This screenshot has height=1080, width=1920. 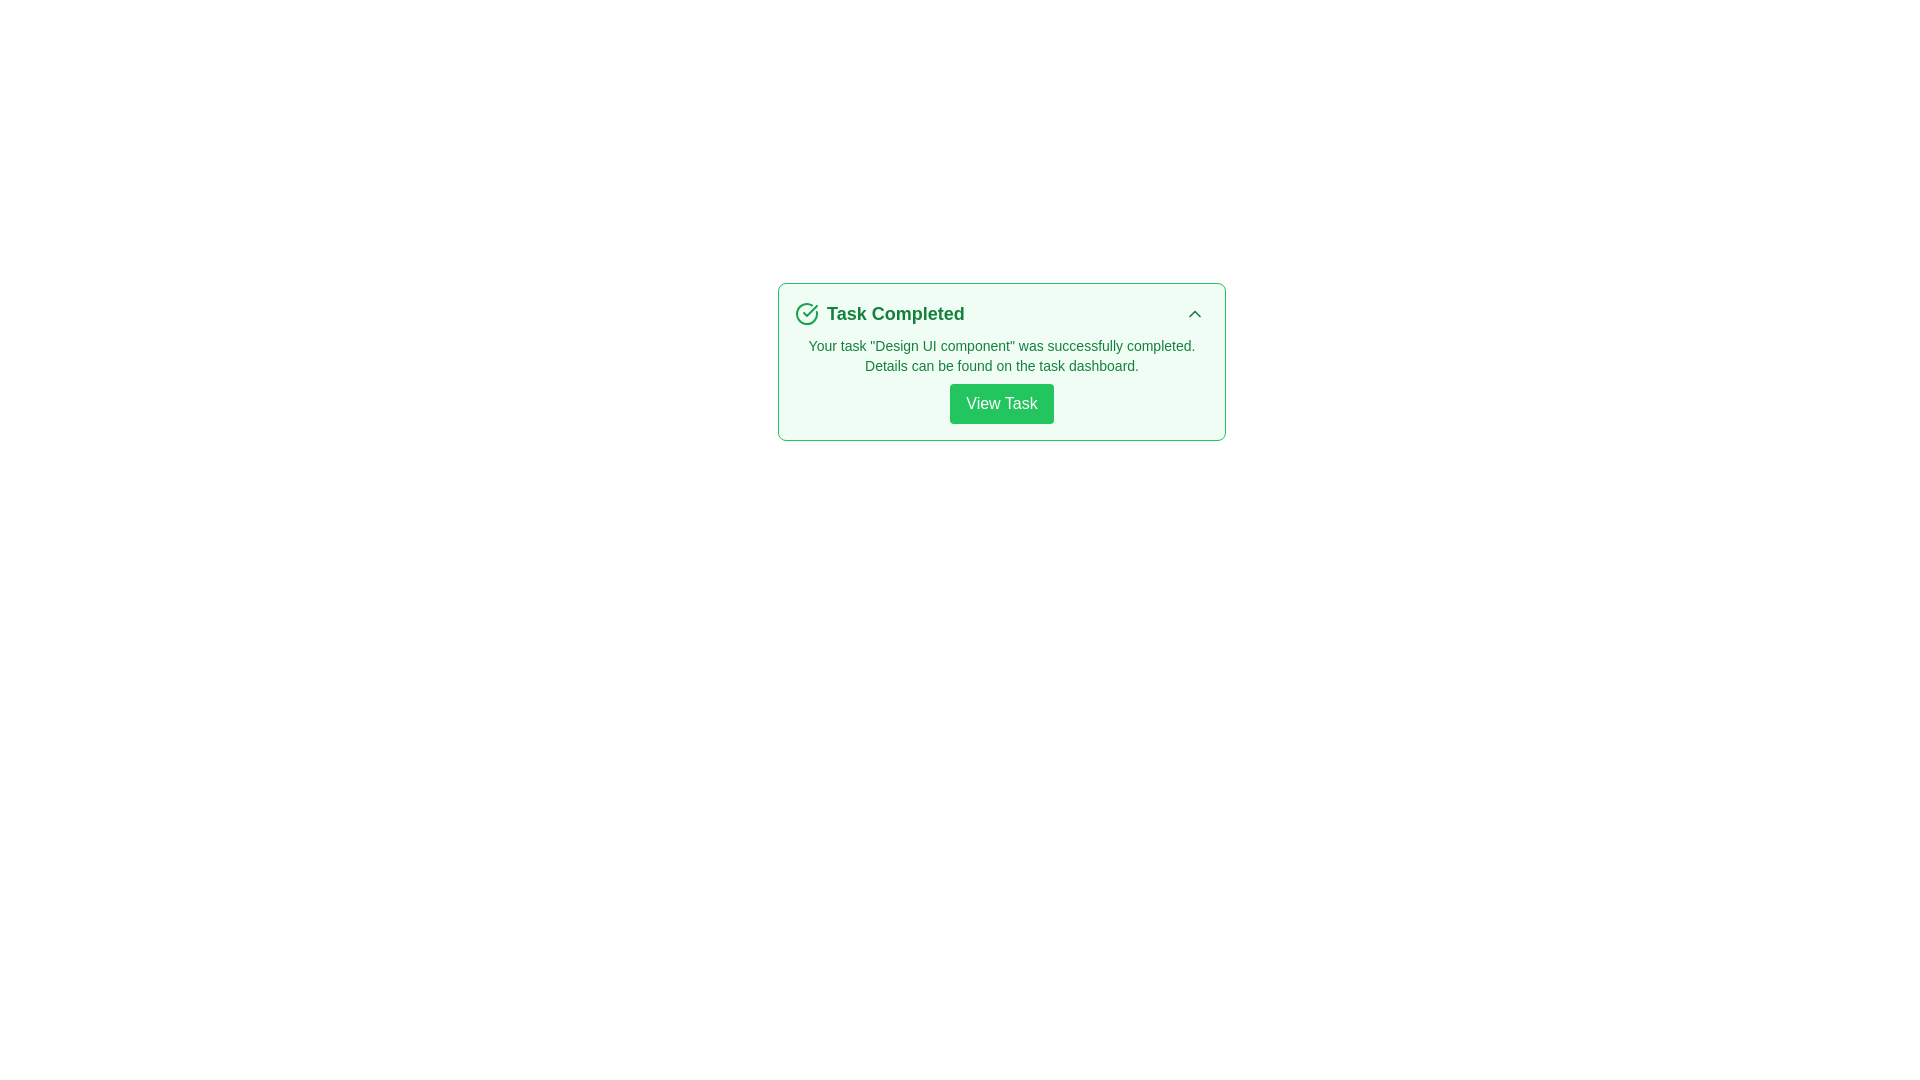 What do you see at coordinates (1195, 313) in the screenshot?
I see `the chevron-down icon with a green stroke located at the top-right corner of the 'Task Completed' success message box` at bounding box center [1195, 313].